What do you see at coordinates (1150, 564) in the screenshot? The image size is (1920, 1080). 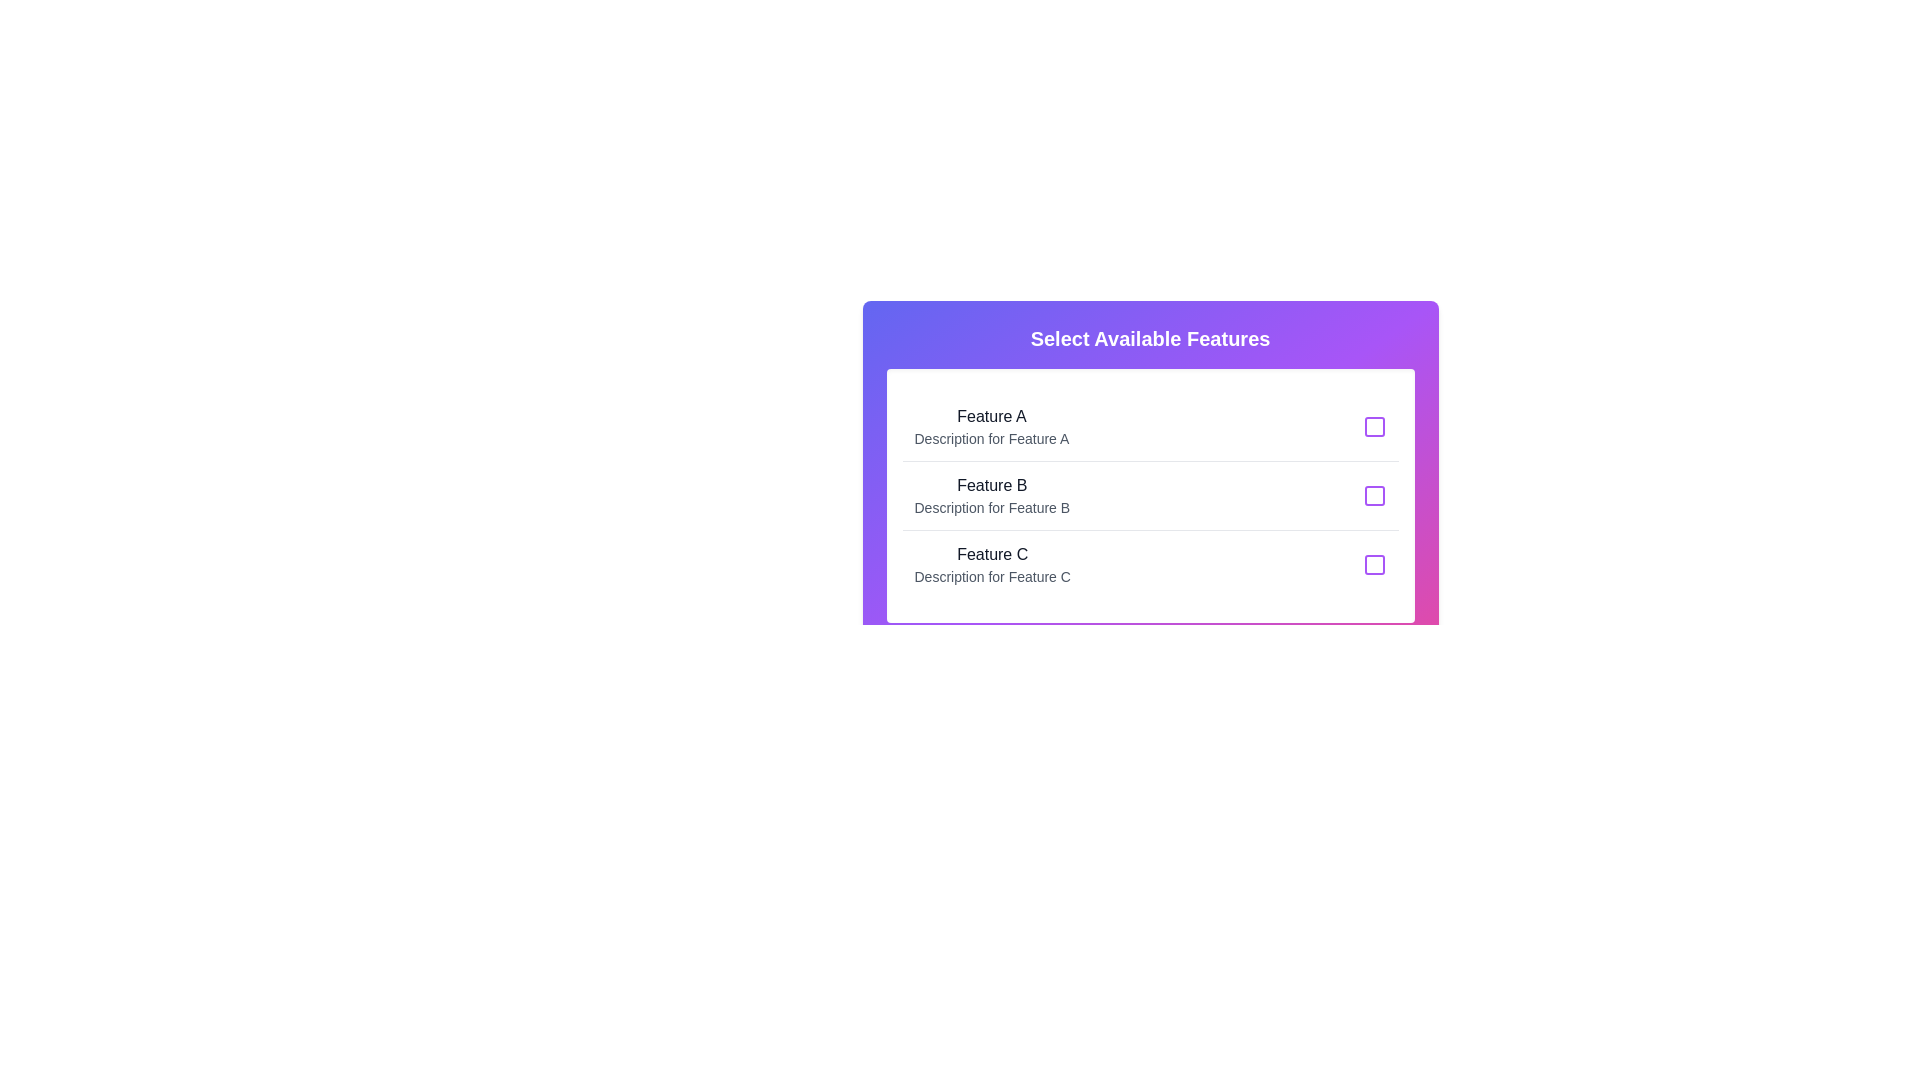 I see `the row labeled 'Feature C' with its corresponding checkbox` at bounding box center [1150, 564].